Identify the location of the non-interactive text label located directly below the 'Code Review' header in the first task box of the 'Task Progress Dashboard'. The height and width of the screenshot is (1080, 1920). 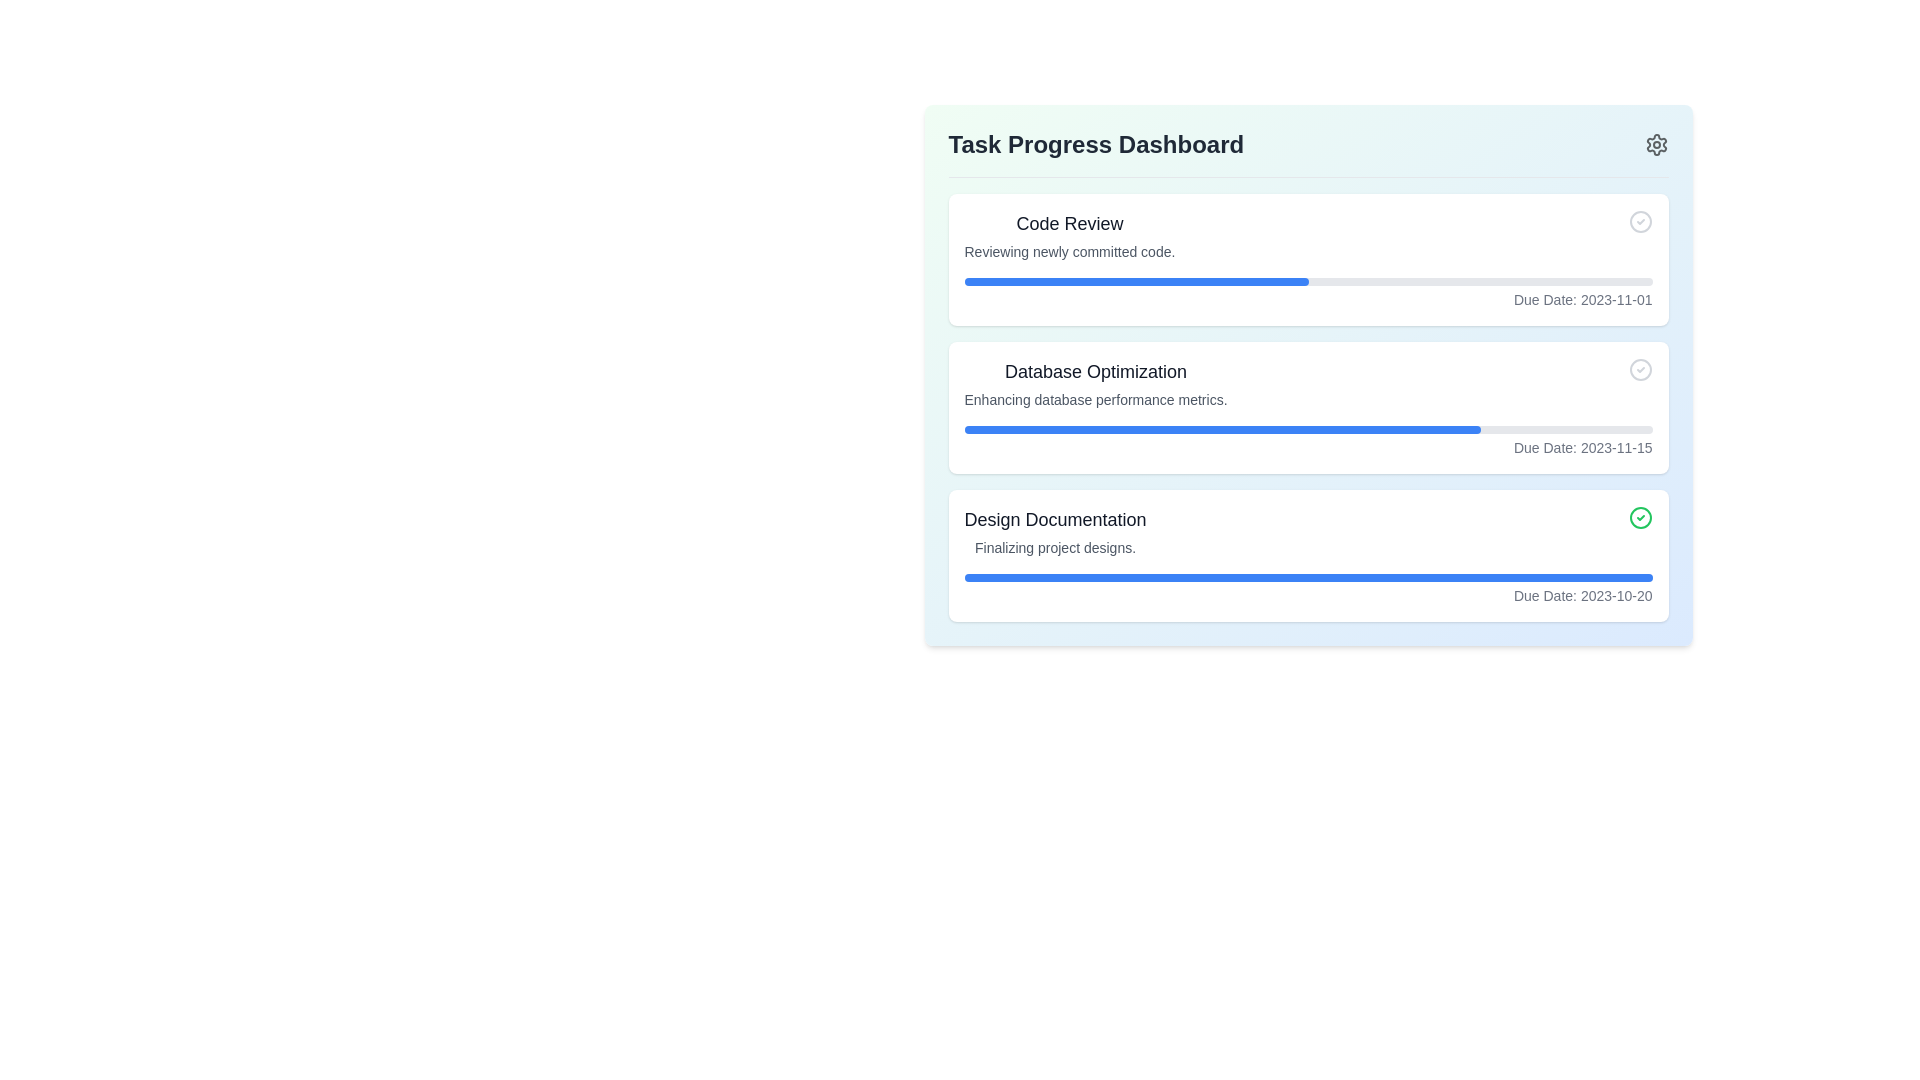
(1069, 250).